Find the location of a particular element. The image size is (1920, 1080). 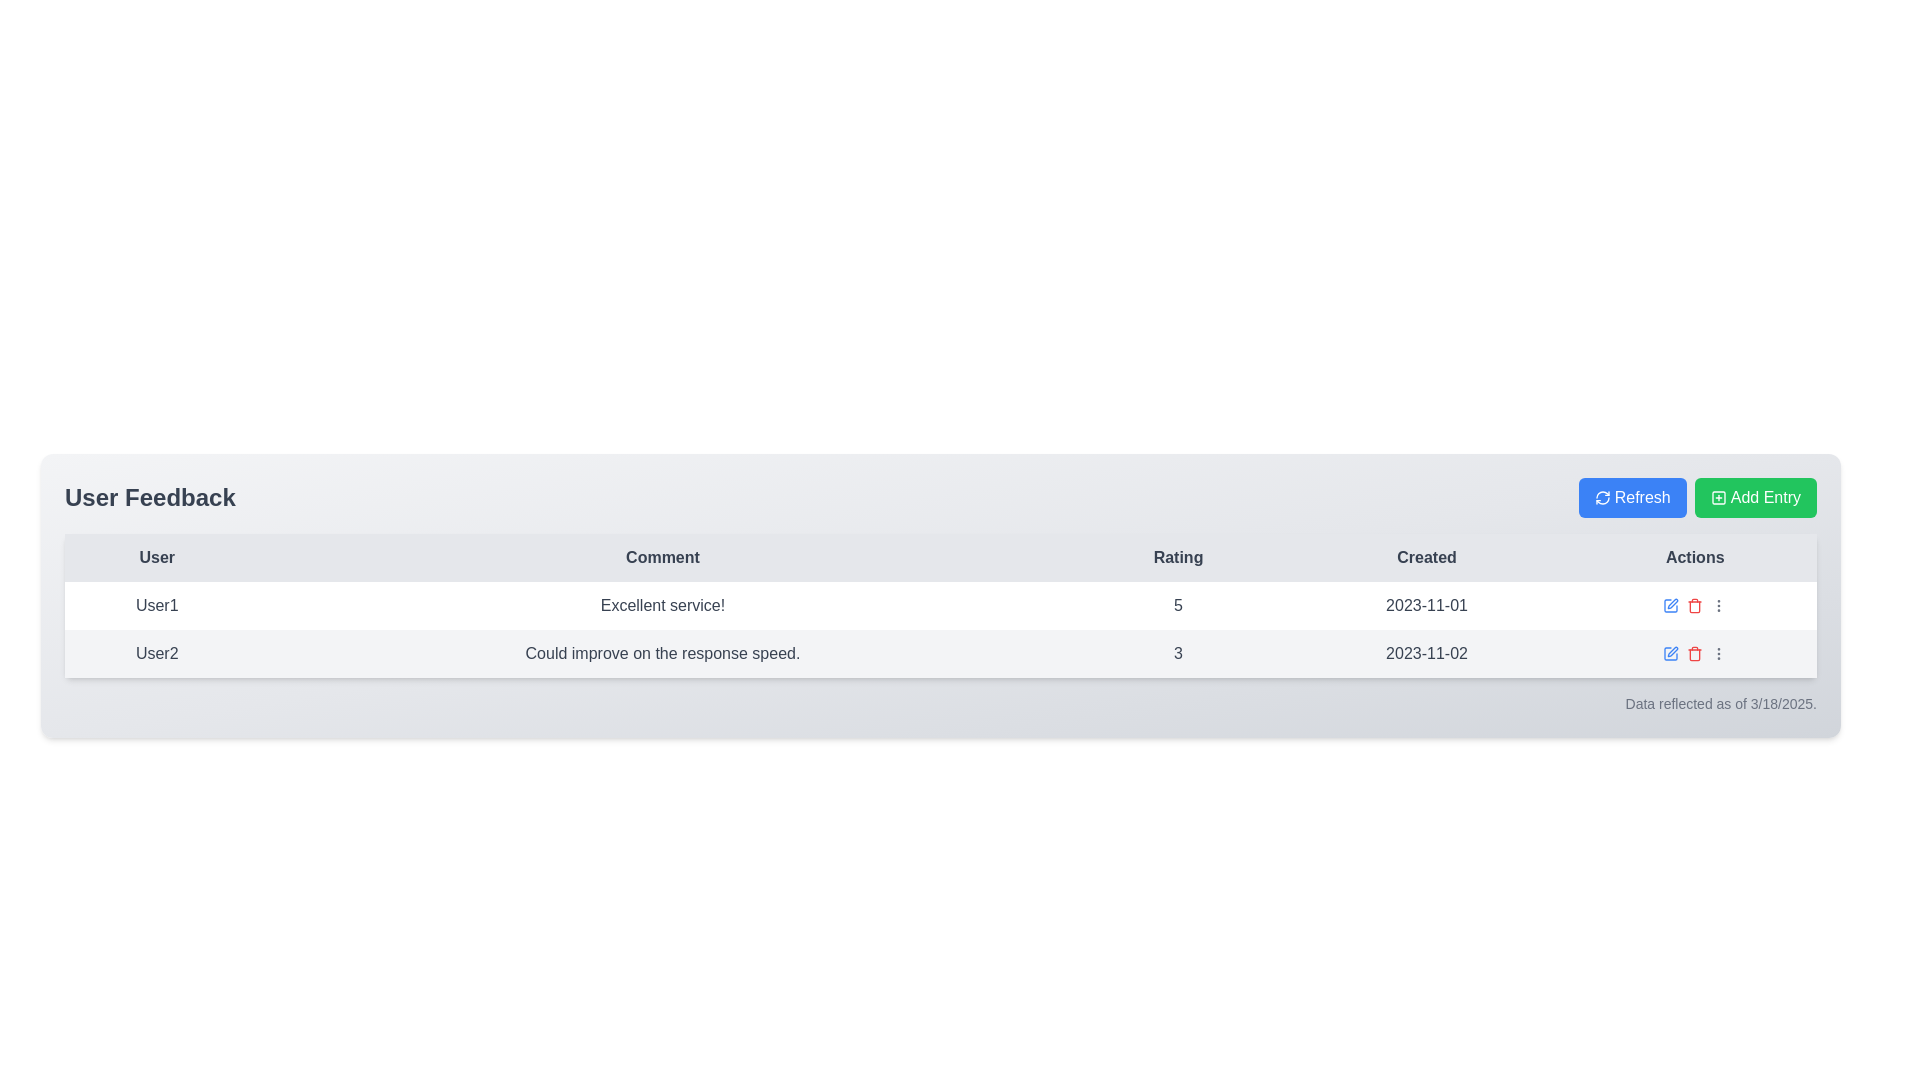

the rectangular graphical element with rounded corners located in the Actions column of a table row, which forms part of an icon set in the top-right area of the interface is located at coordinates (1717, 496).